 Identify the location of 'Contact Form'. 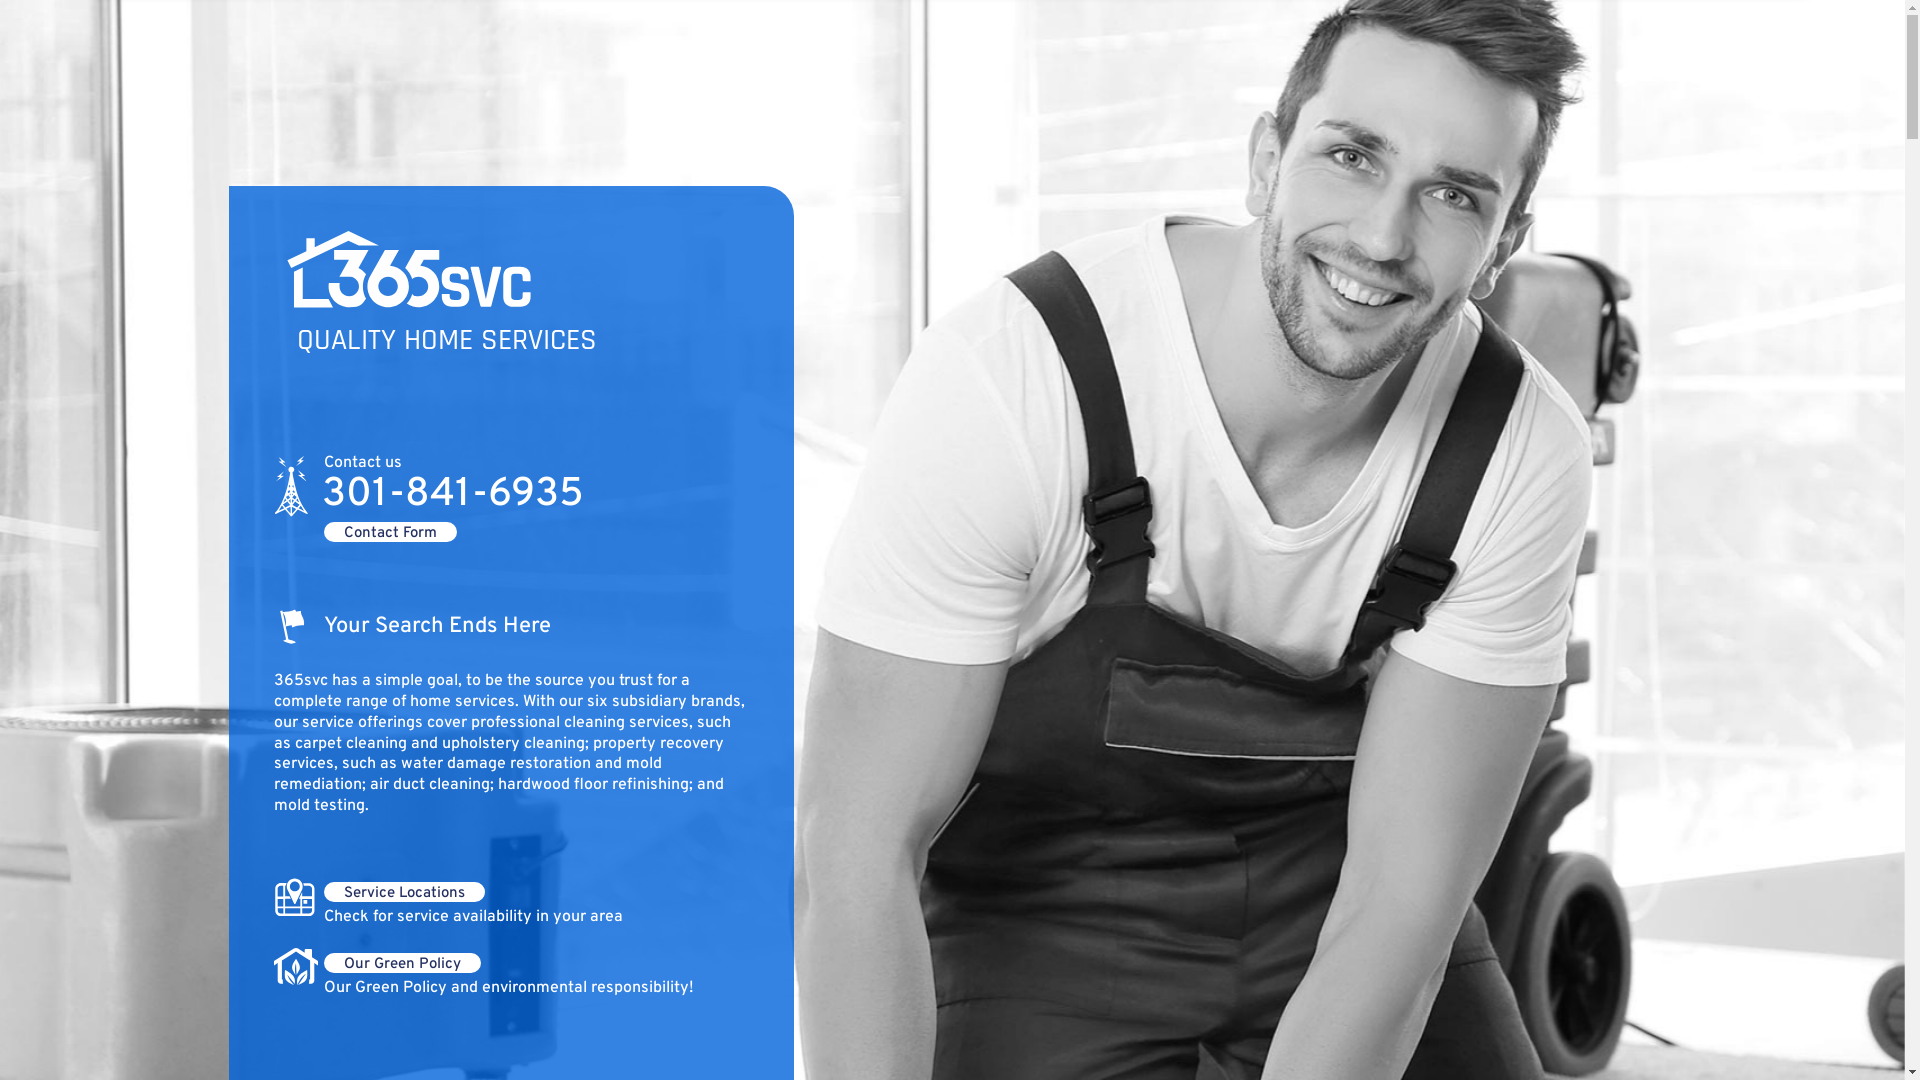
(390, 531).